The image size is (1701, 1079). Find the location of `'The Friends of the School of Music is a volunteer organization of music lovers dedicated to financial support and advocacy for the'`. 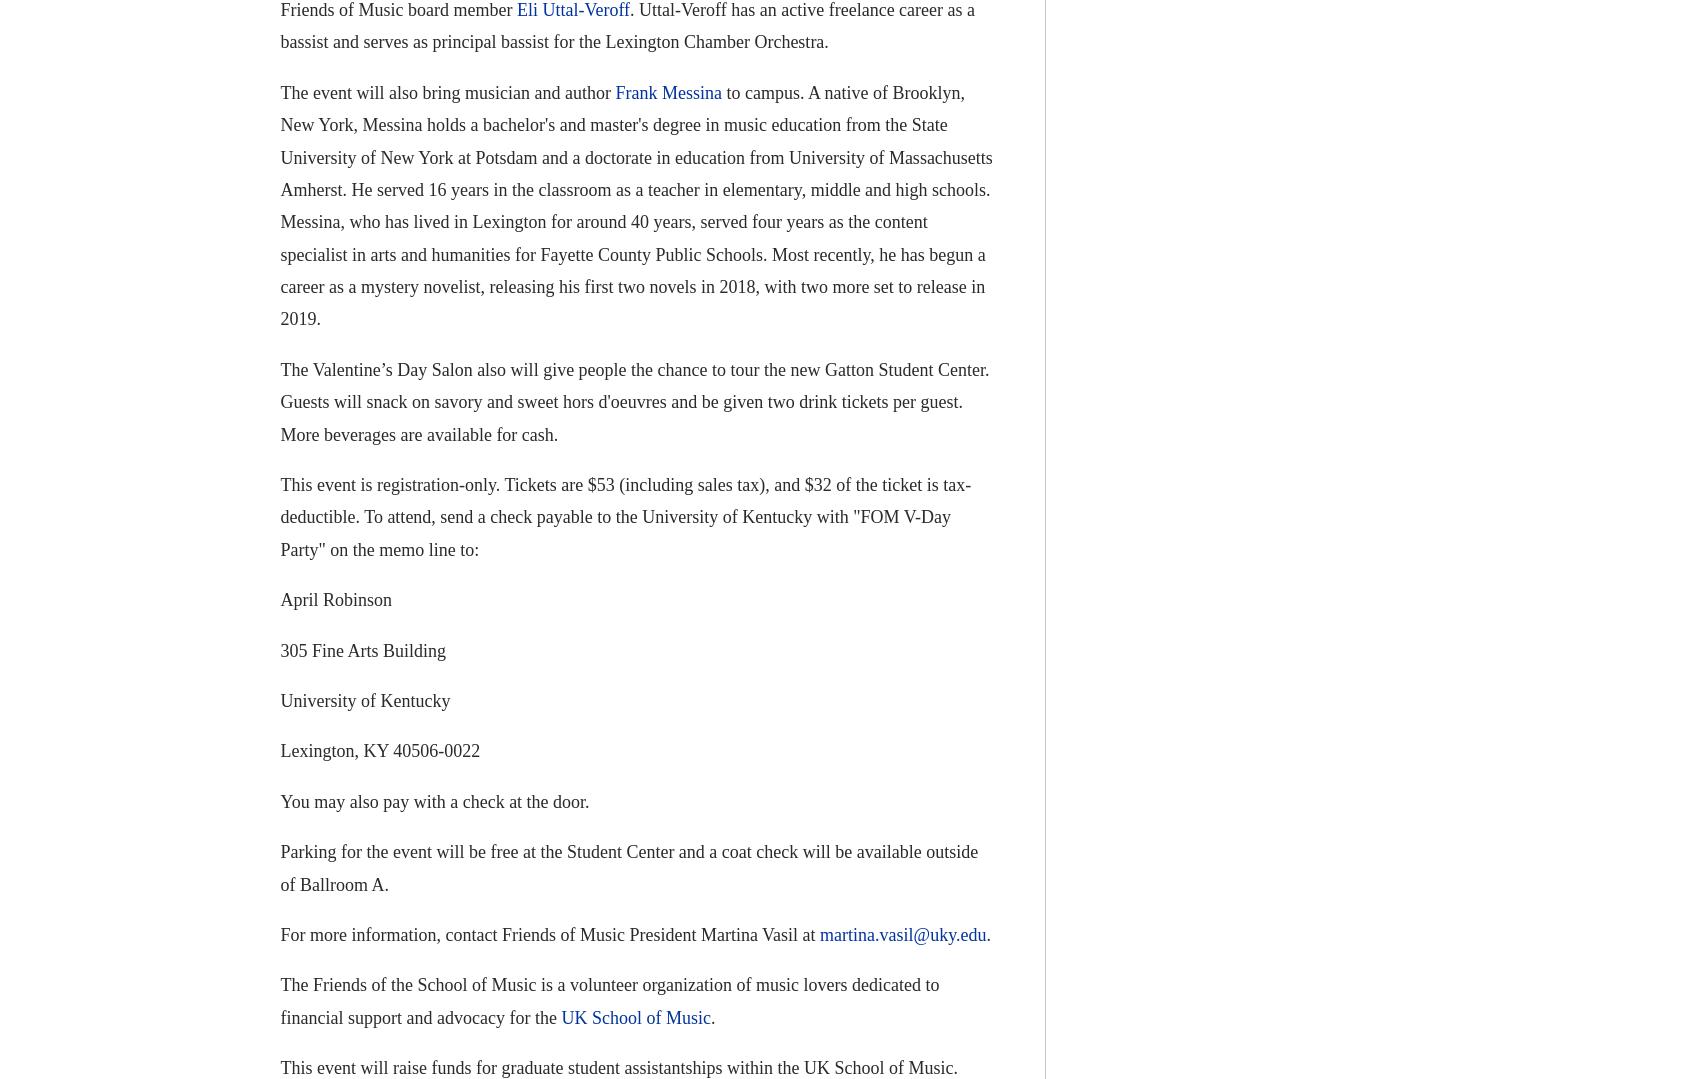

'The Friends of the School of Music is a volunteer organization of music lovers dedicated to financial support and advocacy for the' is located at coordinates (279, 1000).